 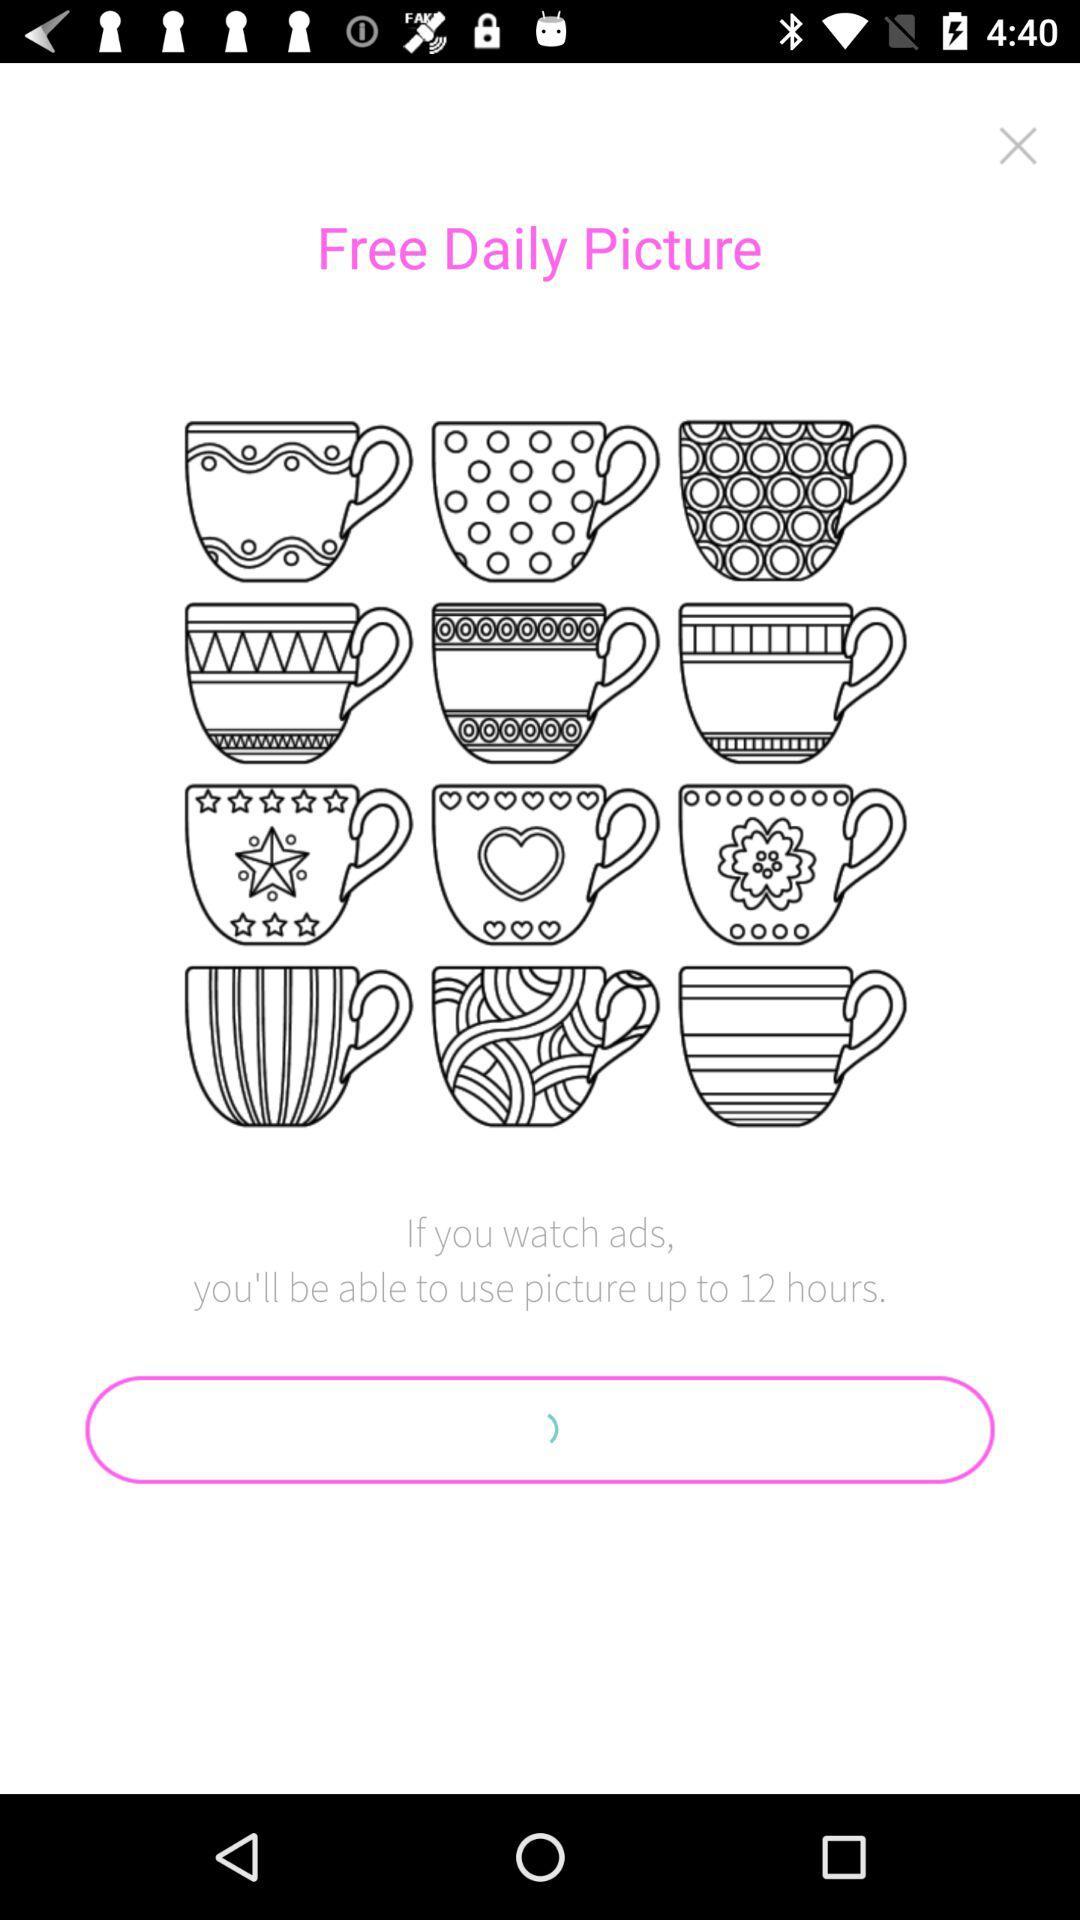 What do you see at coordinates (1018, 144) in the screenshot?
I see `icon to the right of the free daily picture` at bounding box center [1018, 144].